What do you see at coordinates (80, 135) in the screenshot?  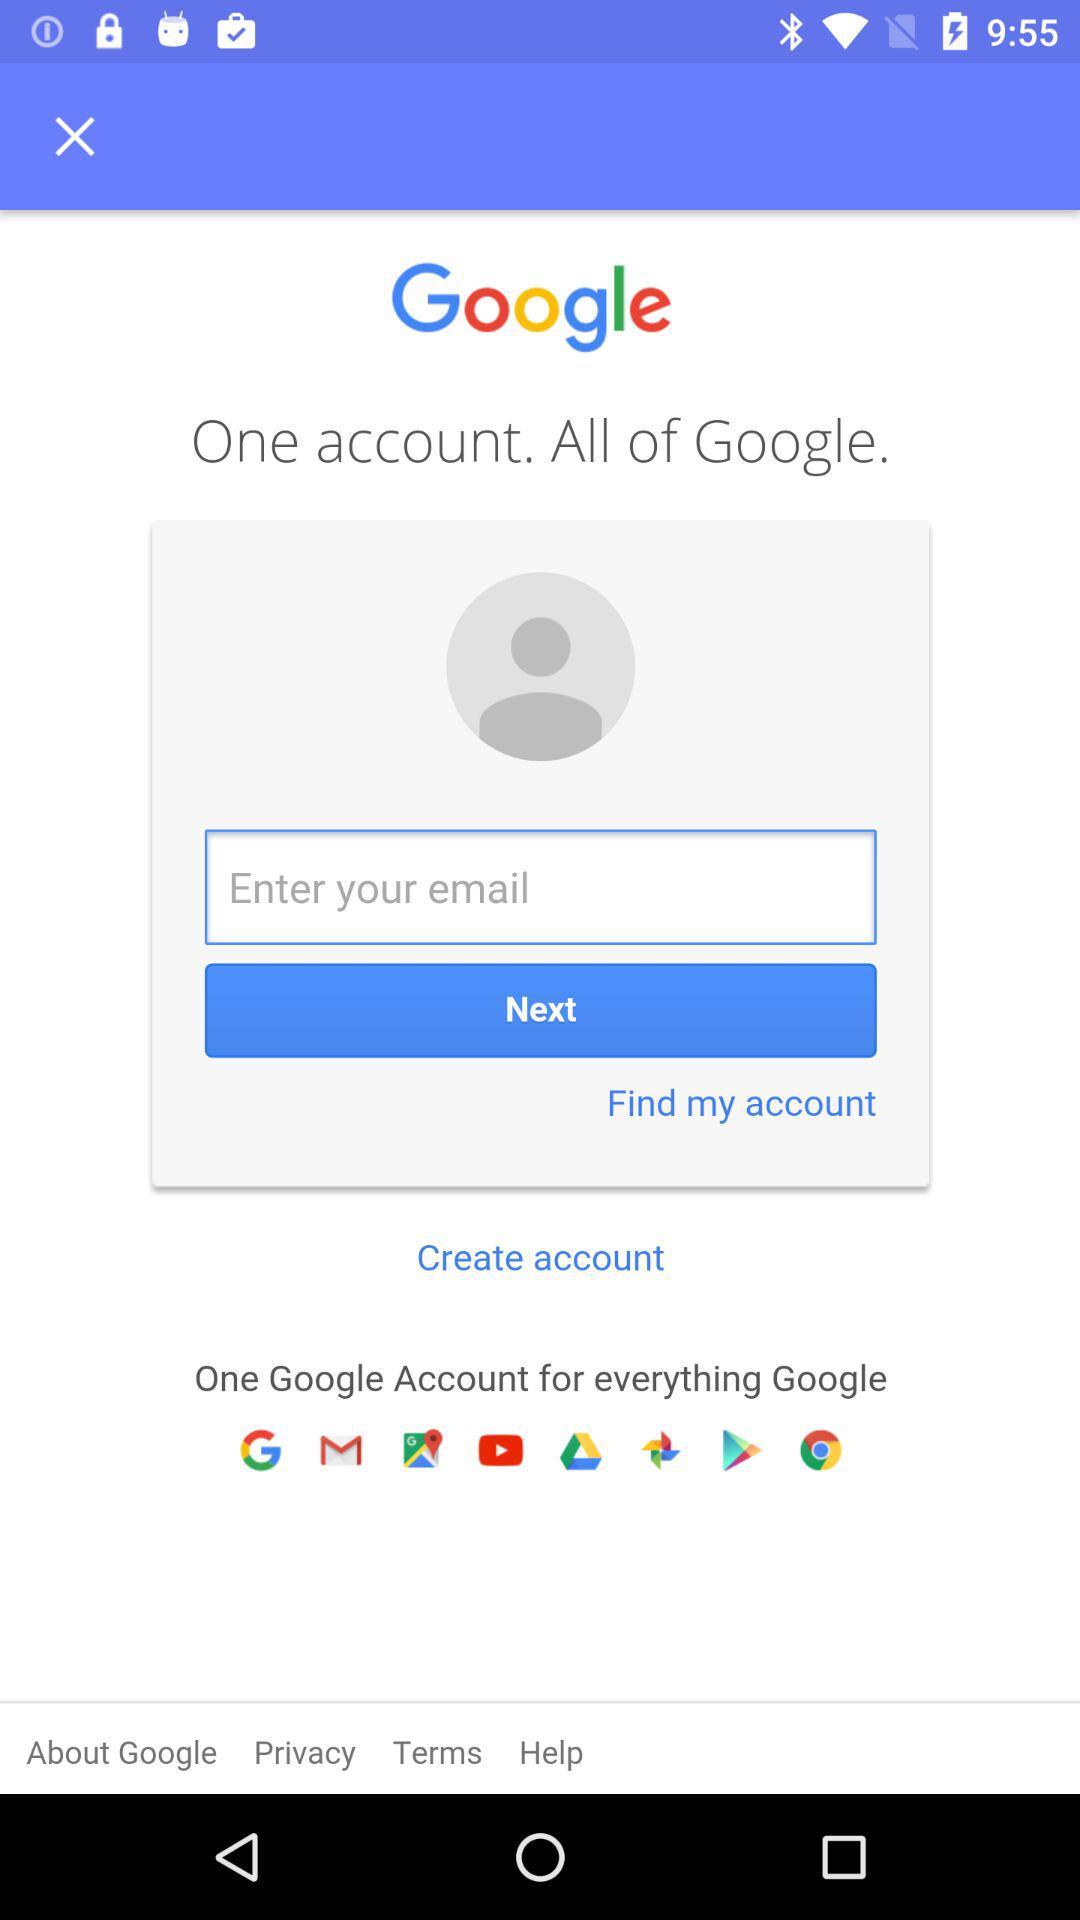 I see `screen` at bounding box center [80, 135].